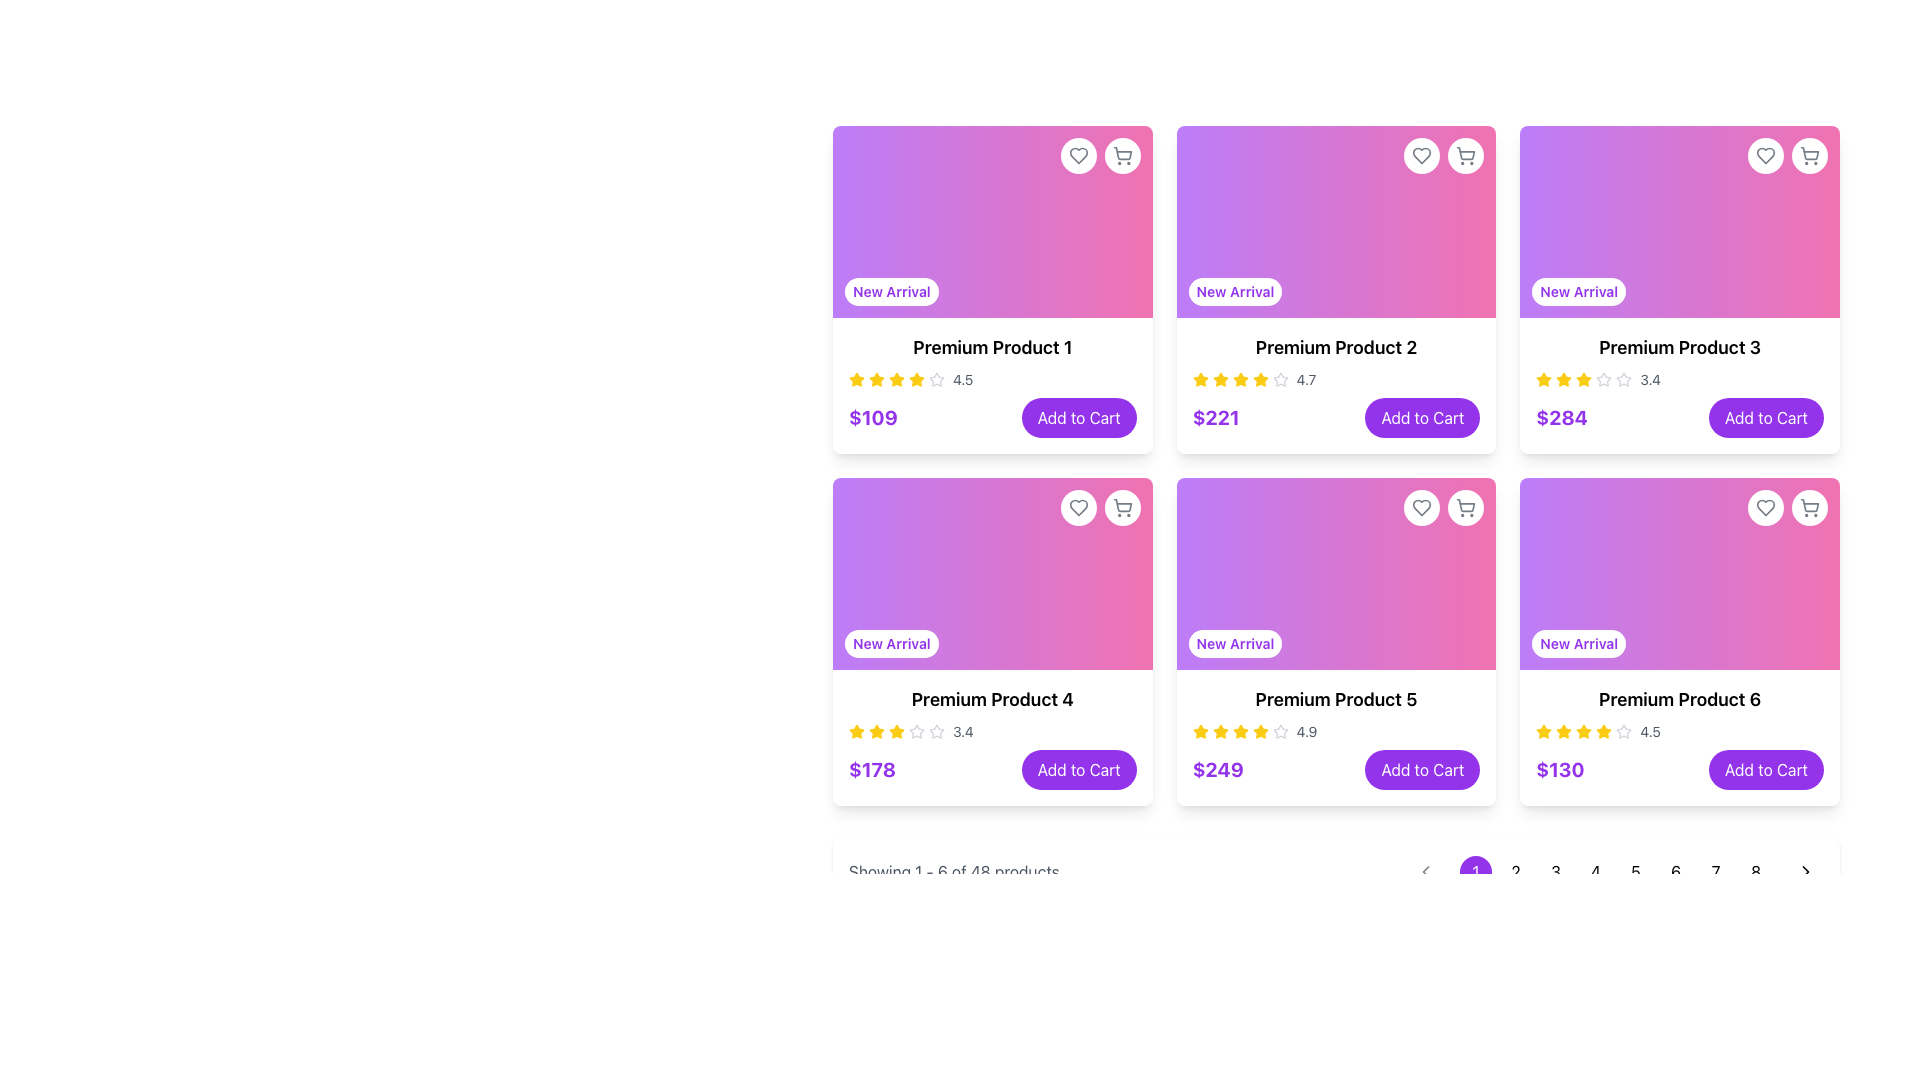 The image size is (1920, 1080). I want to click on the first star icon representing the rating of 'Premium Product 6', located at the bottom-right corner of the product card, so click(1543, 732).